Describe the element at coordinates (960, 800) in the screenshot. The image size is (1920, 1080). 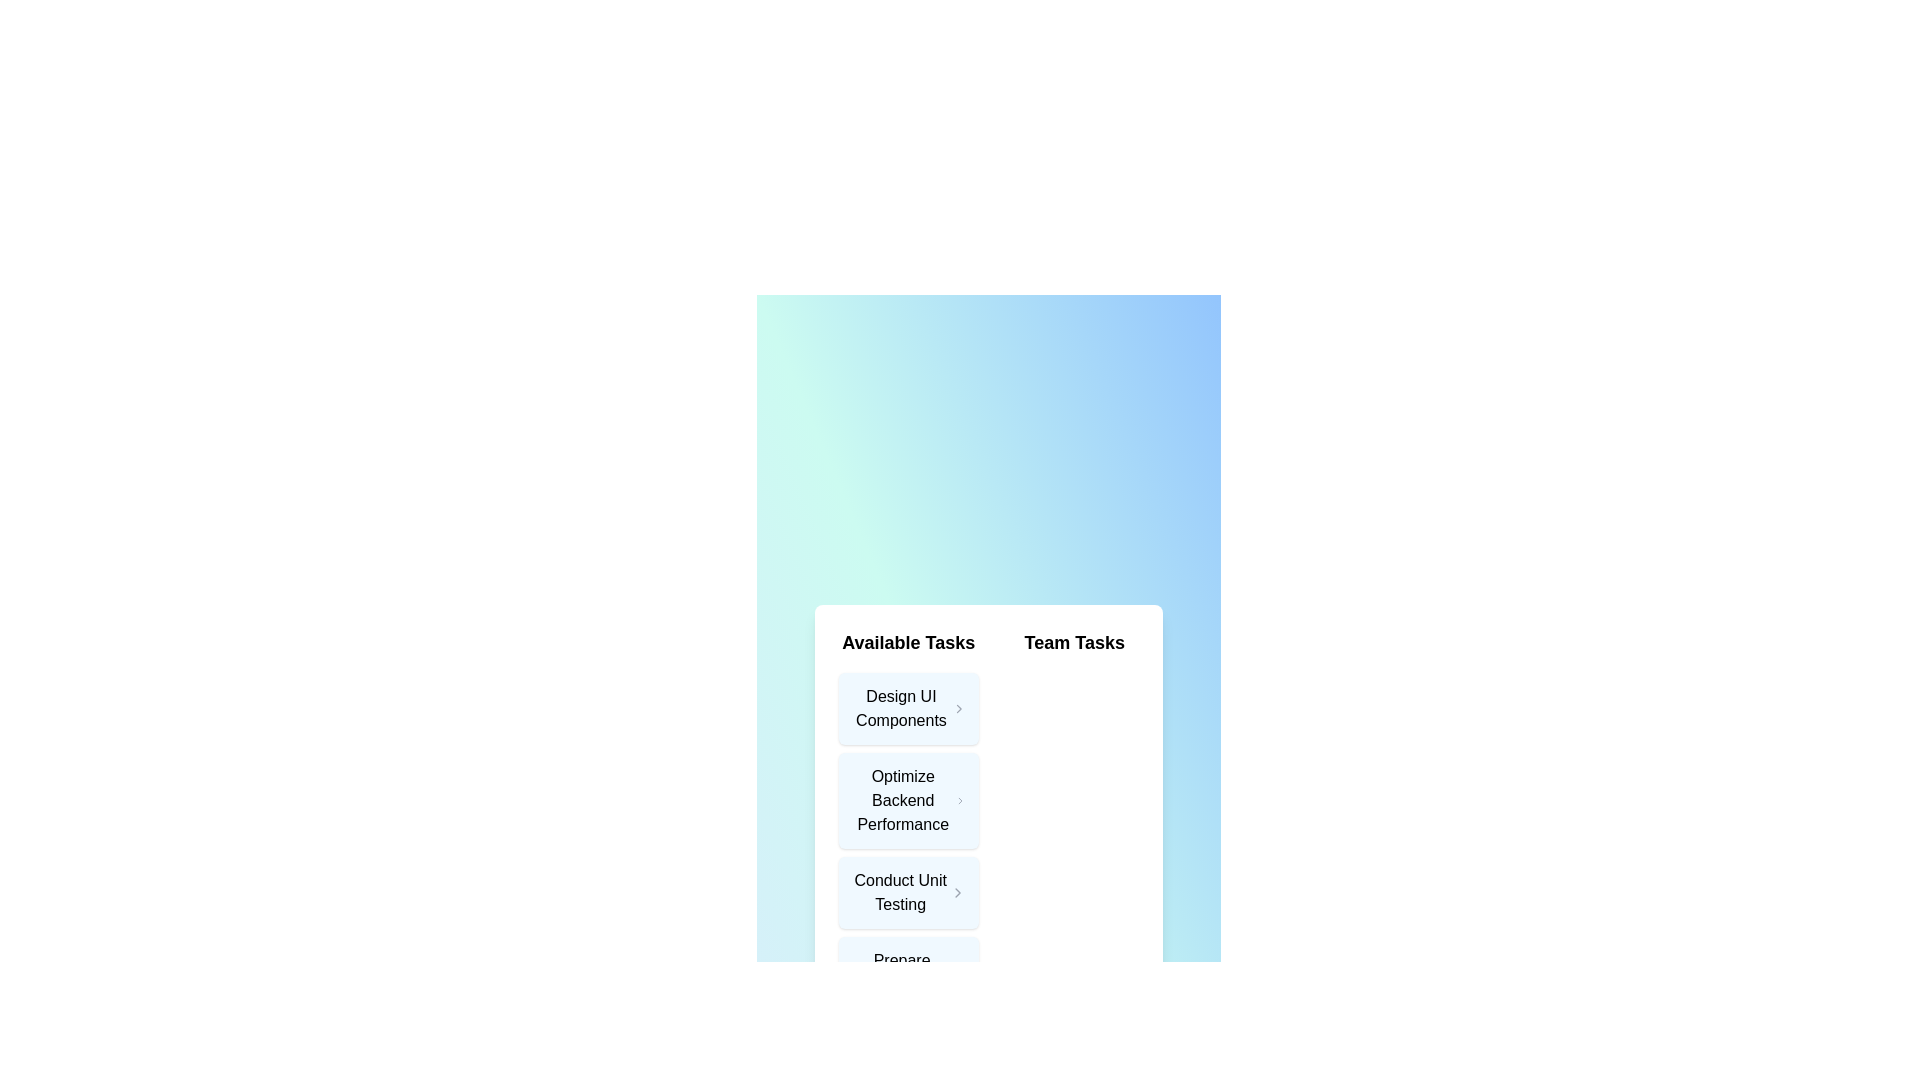
I see `chevron icon next to the task 'Optimize Backend Performance' to move it from 'Team Tasks' to 'Available Tasks'` at that location.